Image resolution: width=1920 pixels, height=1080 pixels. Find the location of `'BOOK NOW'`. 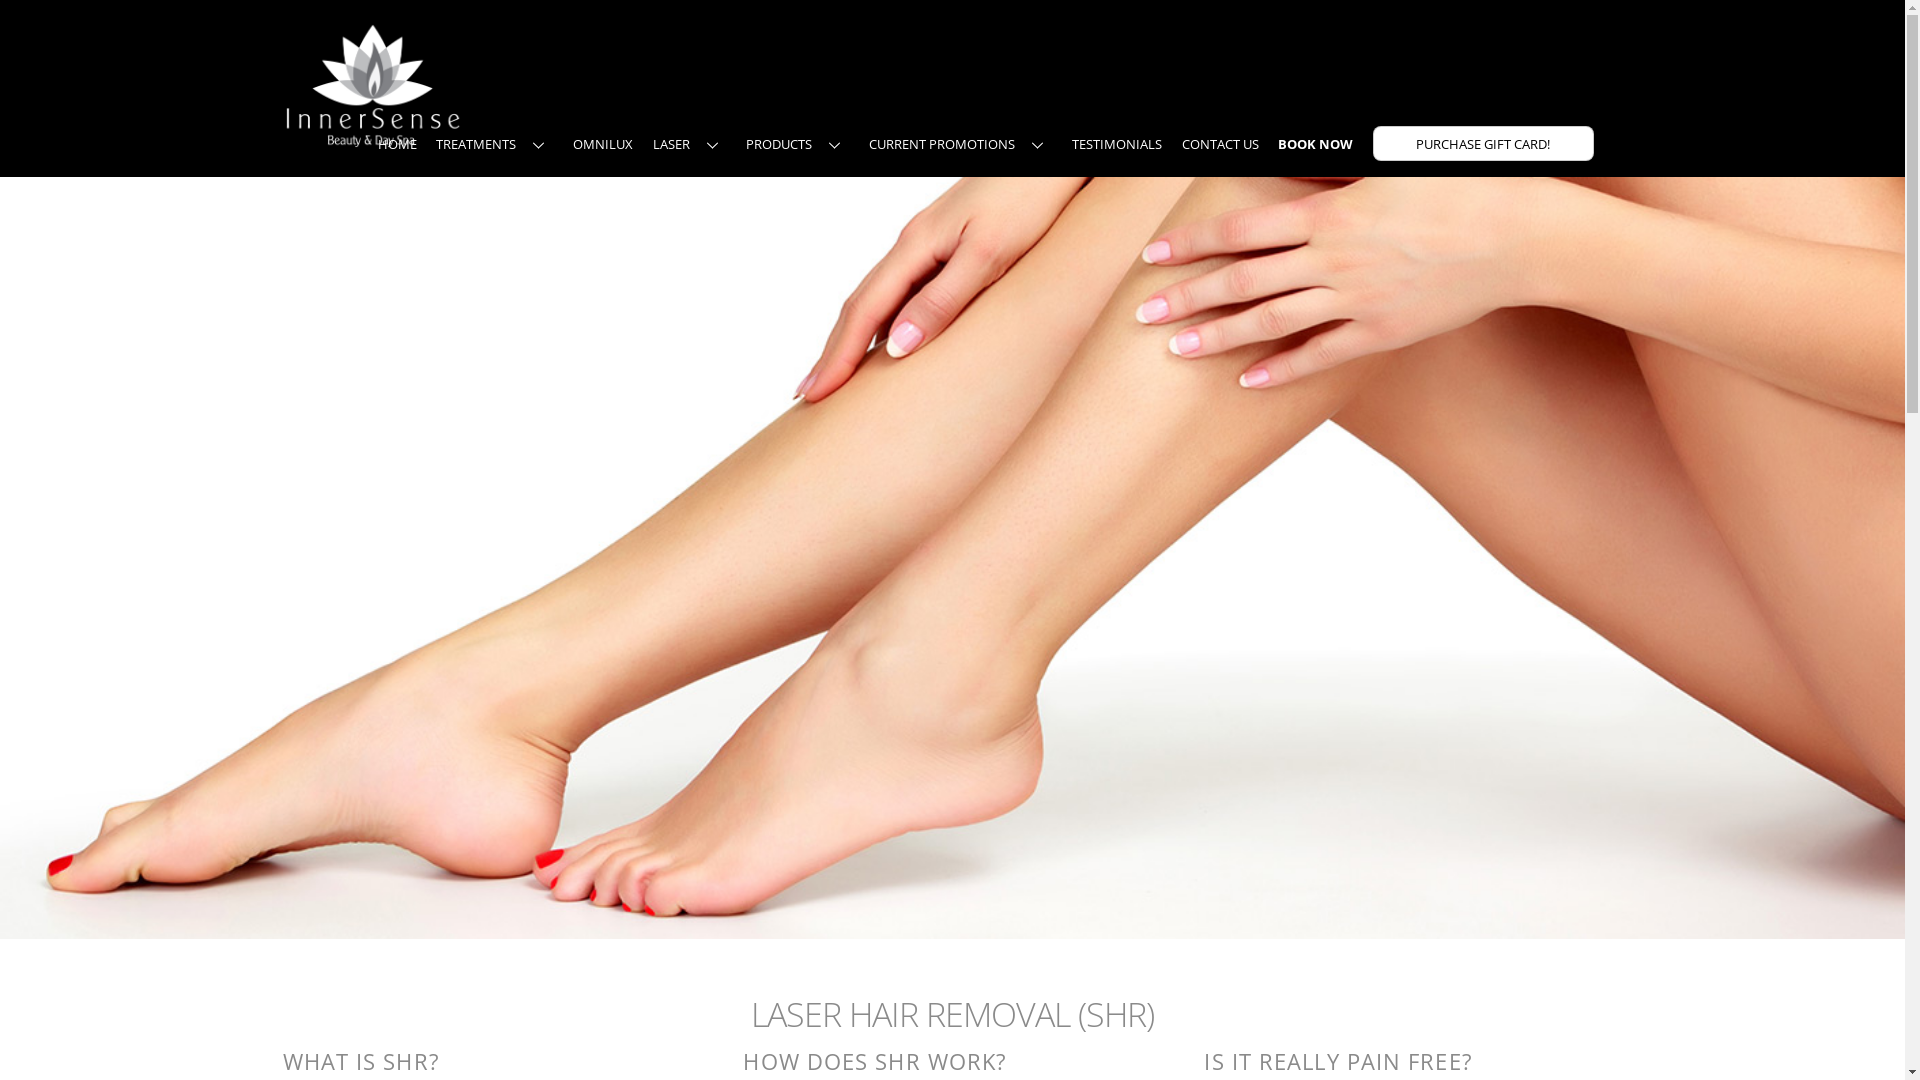

'BOOK NOW' is located at coordinates (1315, 142).